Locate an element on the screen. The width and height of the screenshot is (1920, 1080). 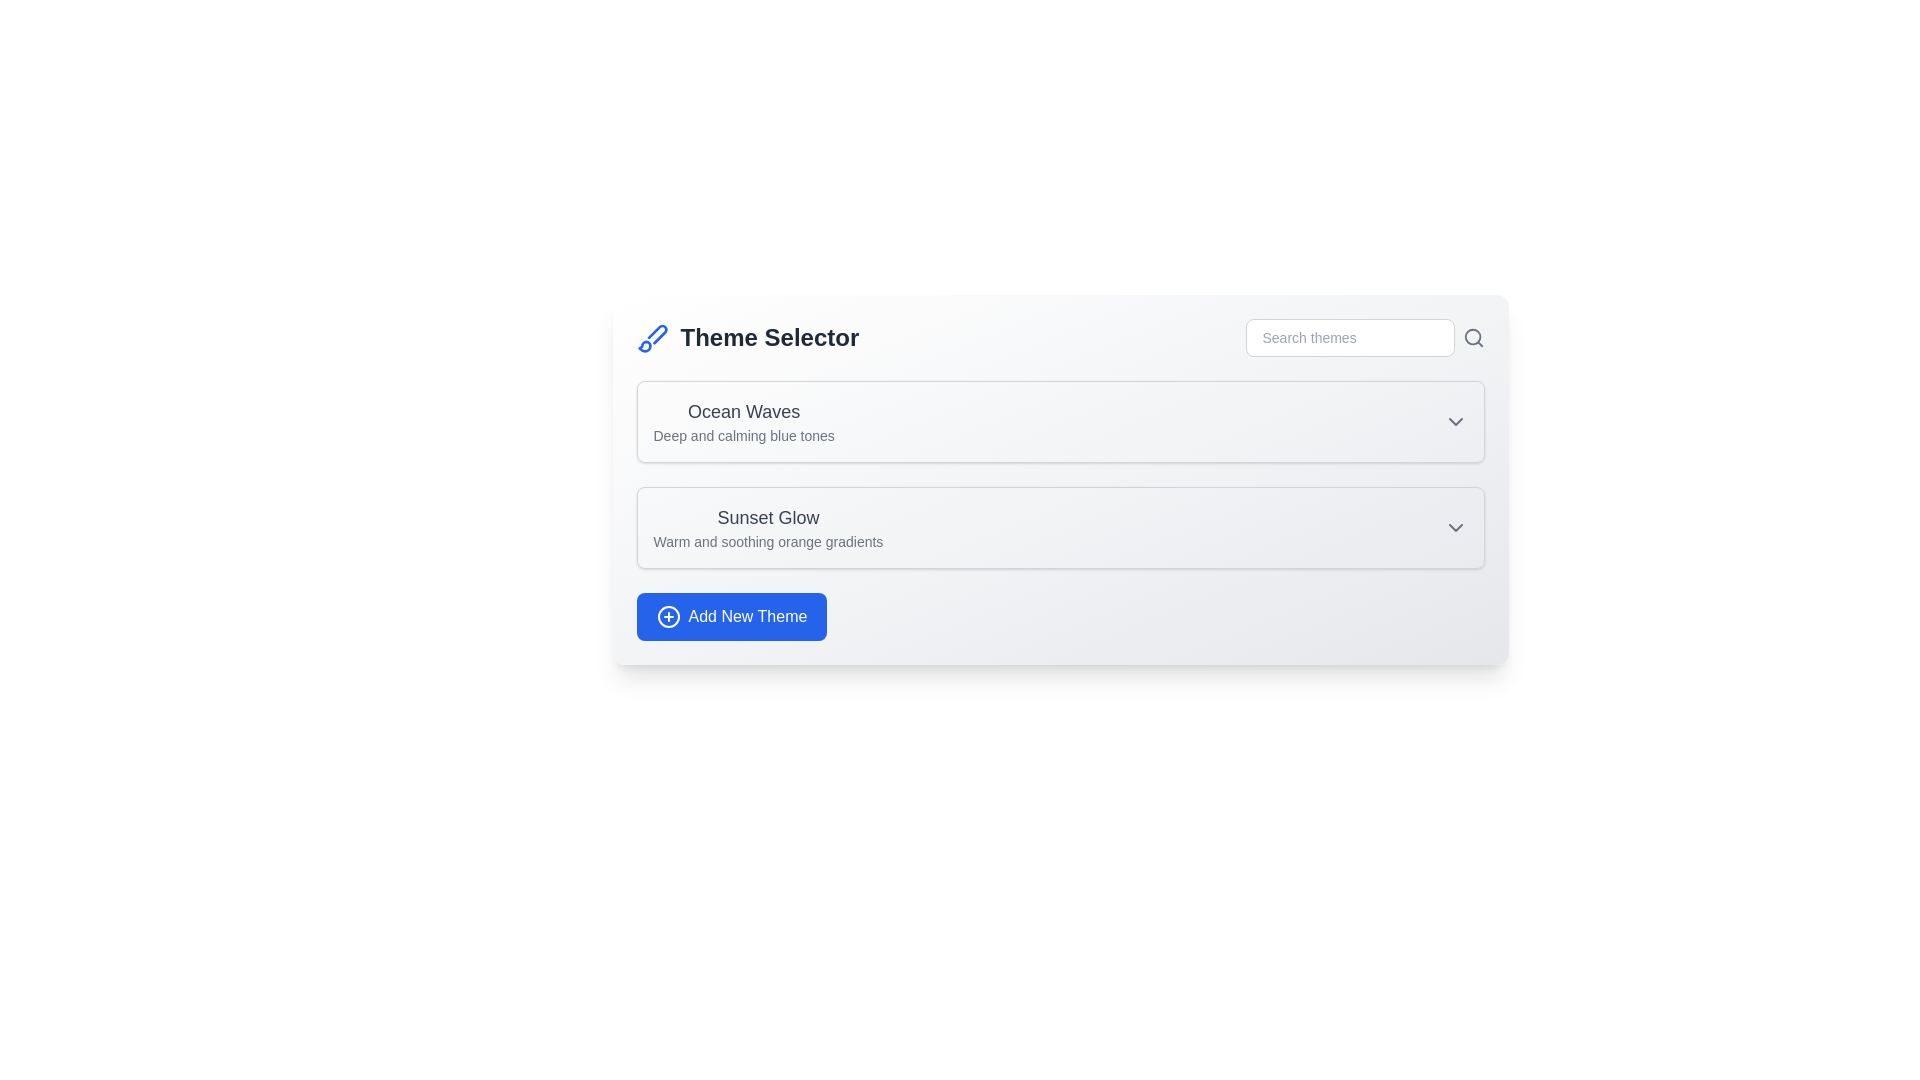
the decorative SVG Circle element located in the bottom right section of the UI, adjacent to the 'Add New Theme' button is located at coordinates (668, 616).